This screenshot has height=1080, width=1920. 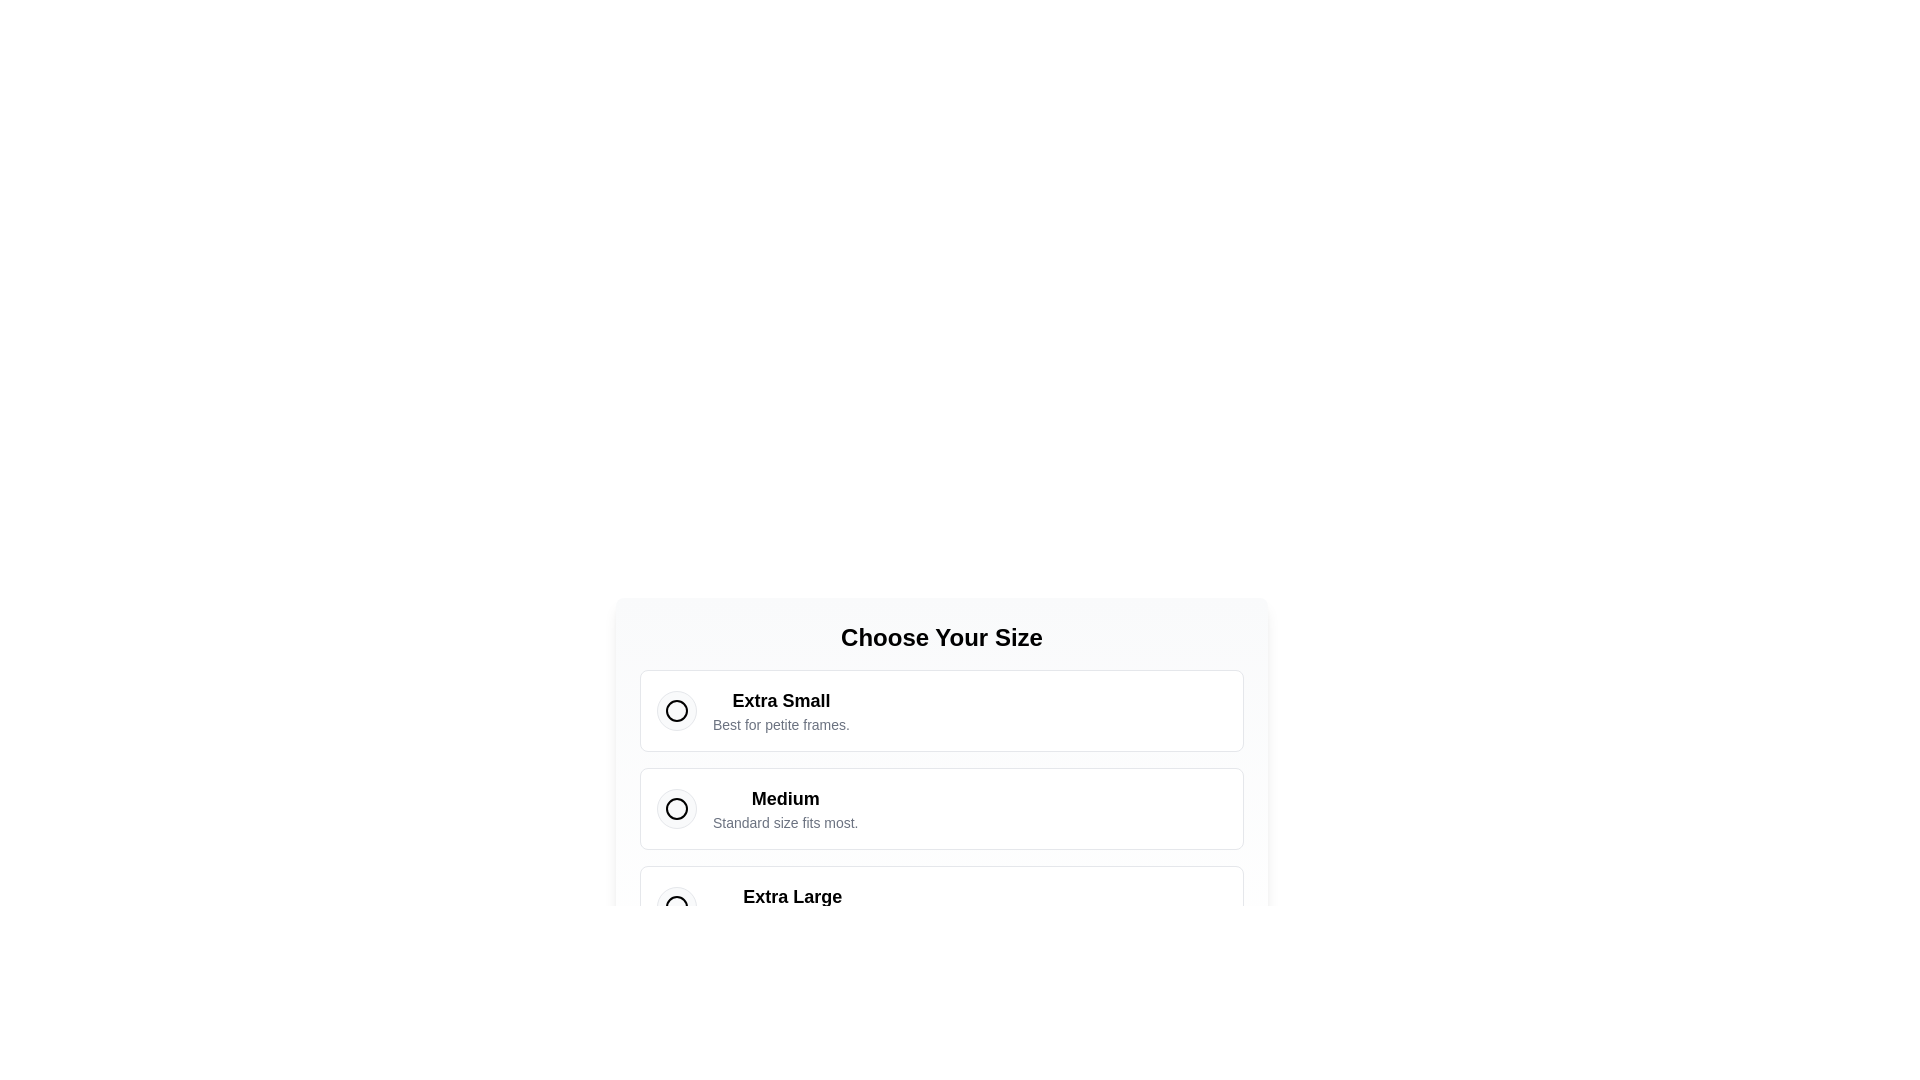 What do you see at coordinates (780, 709) in the screenshot?
I see `the 'Extra Small' sizing option text label located within the selection card component` at bounding box center [780, 709].